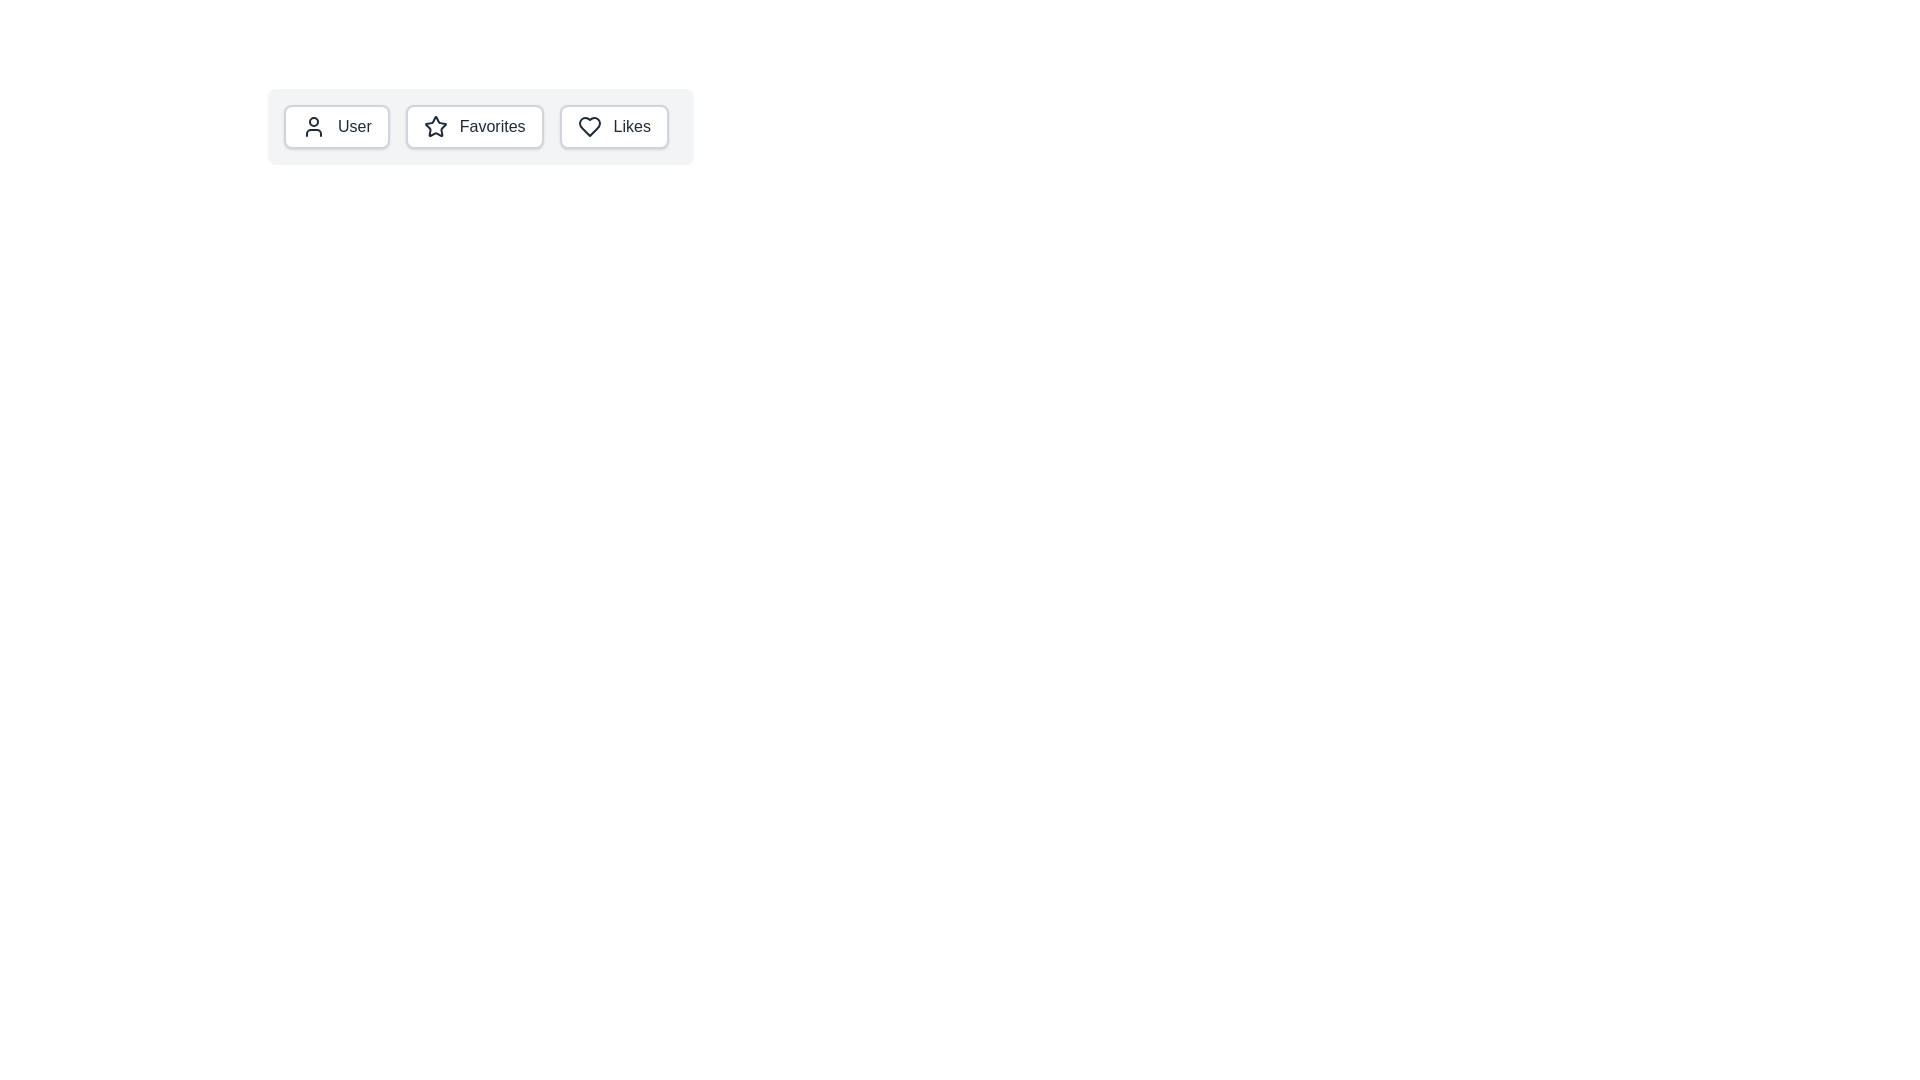  What do you see at coordinates (473, 127) in the screenshot?
I see `the Favorites chip to view its hover effects` at bounding box center [473, 127].